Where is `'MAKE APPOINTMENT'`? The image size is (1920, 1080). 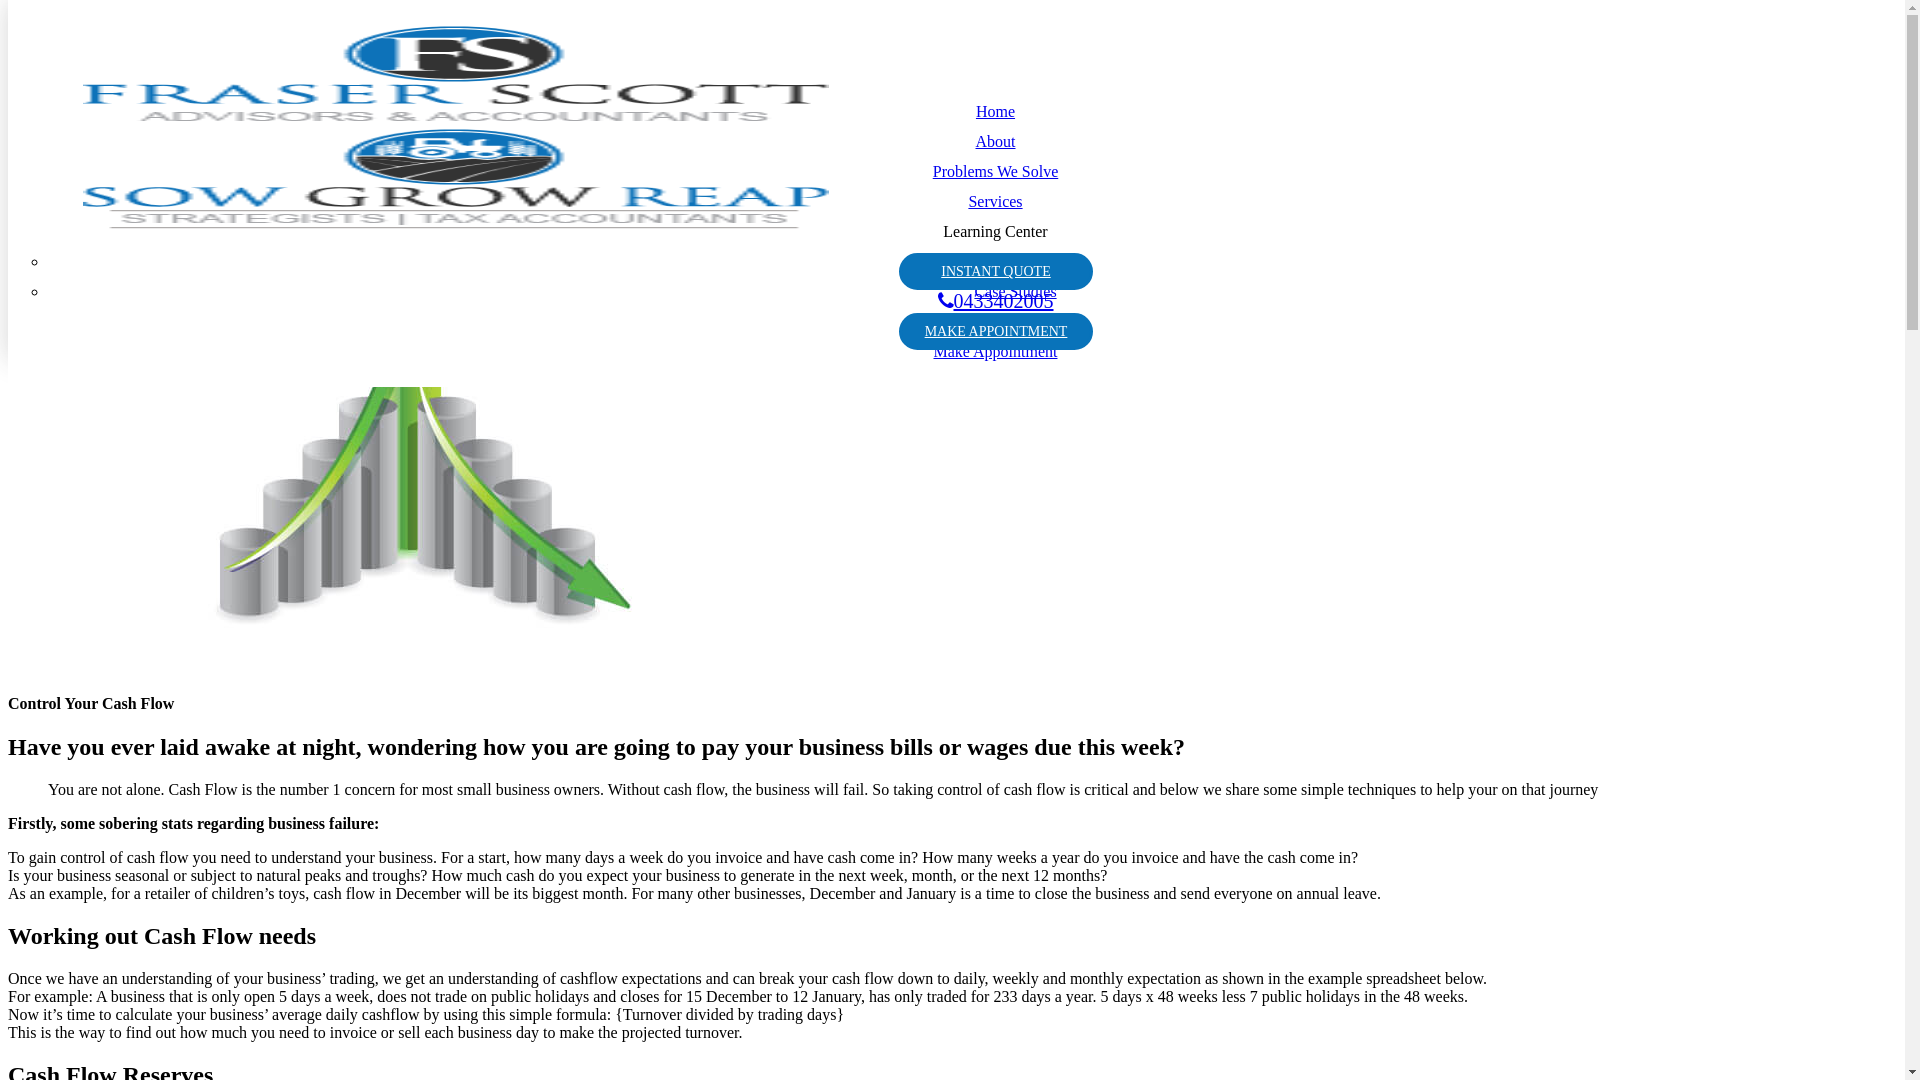 'MAKE APPOINTMENT' is located at coordinates (995, 330).